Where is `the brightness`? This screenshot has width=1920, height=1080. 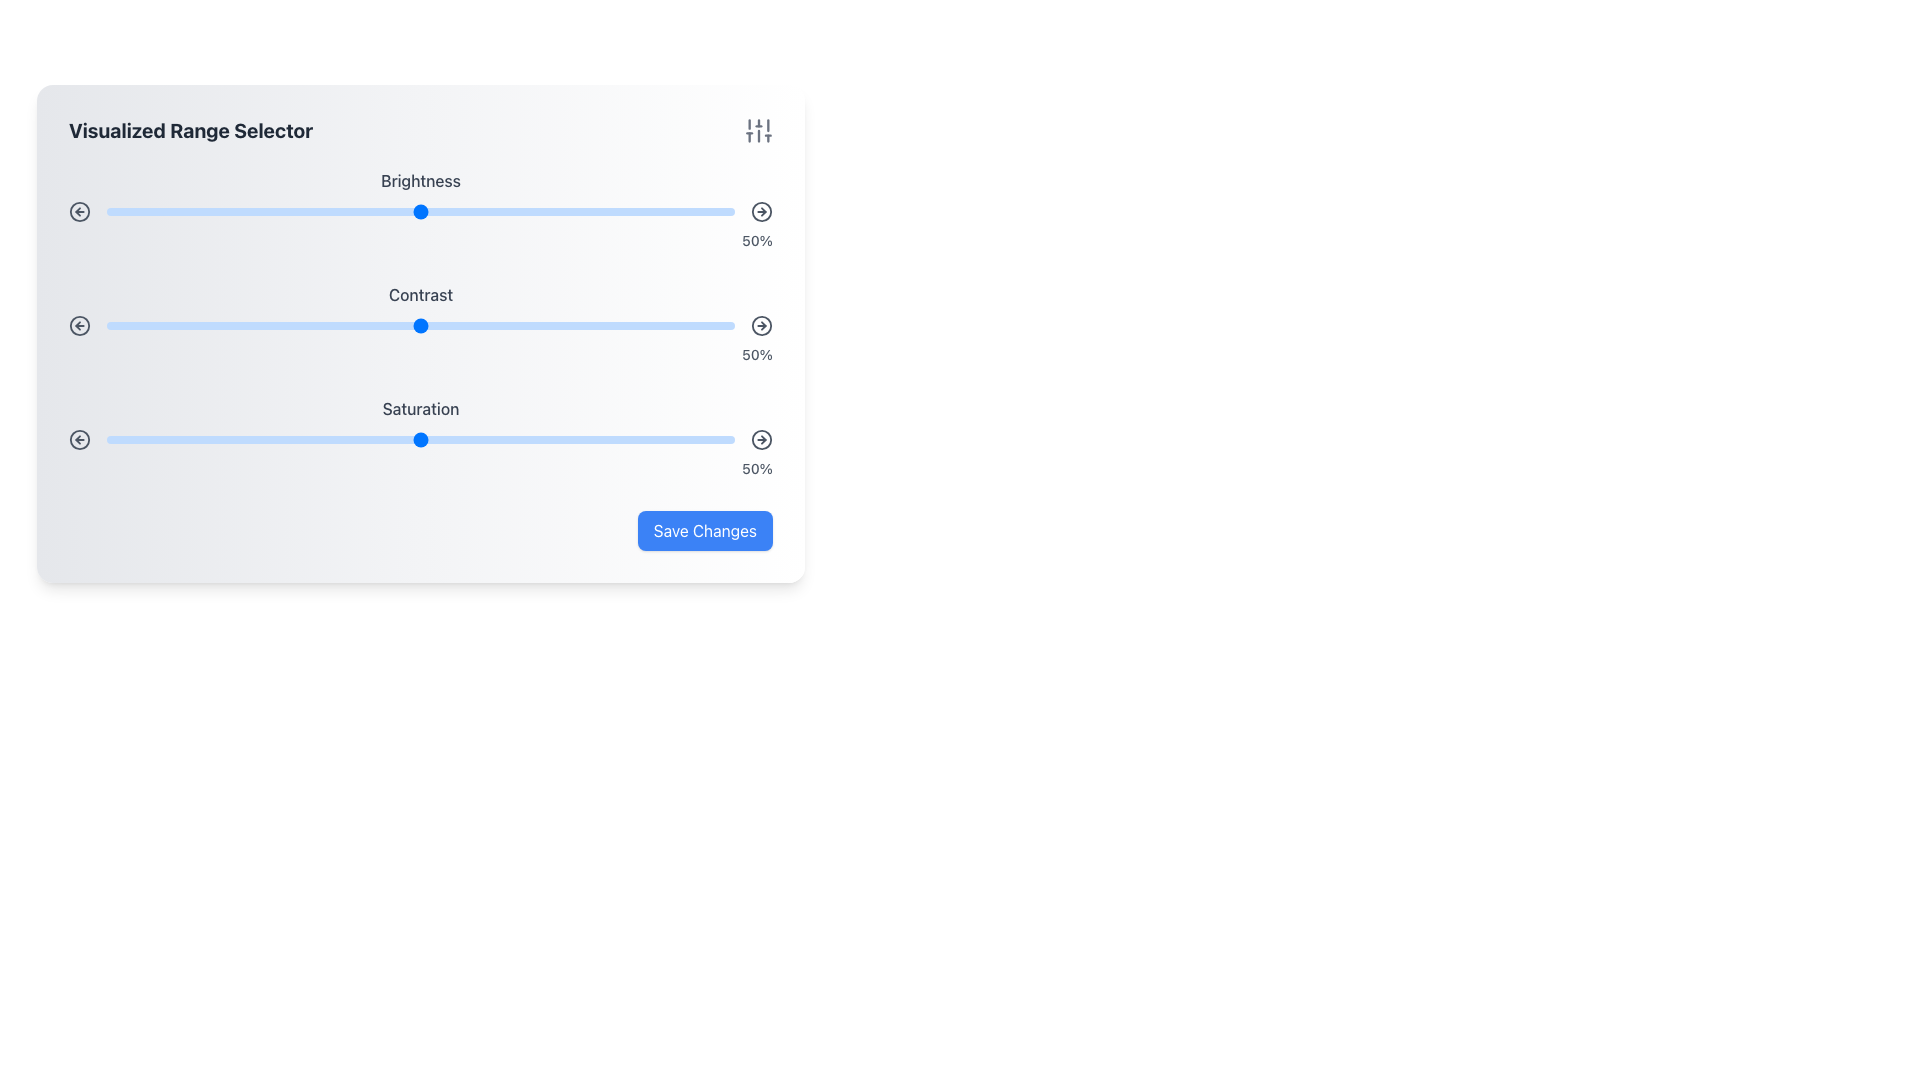 the brightness is located at coordinates (476, 212).